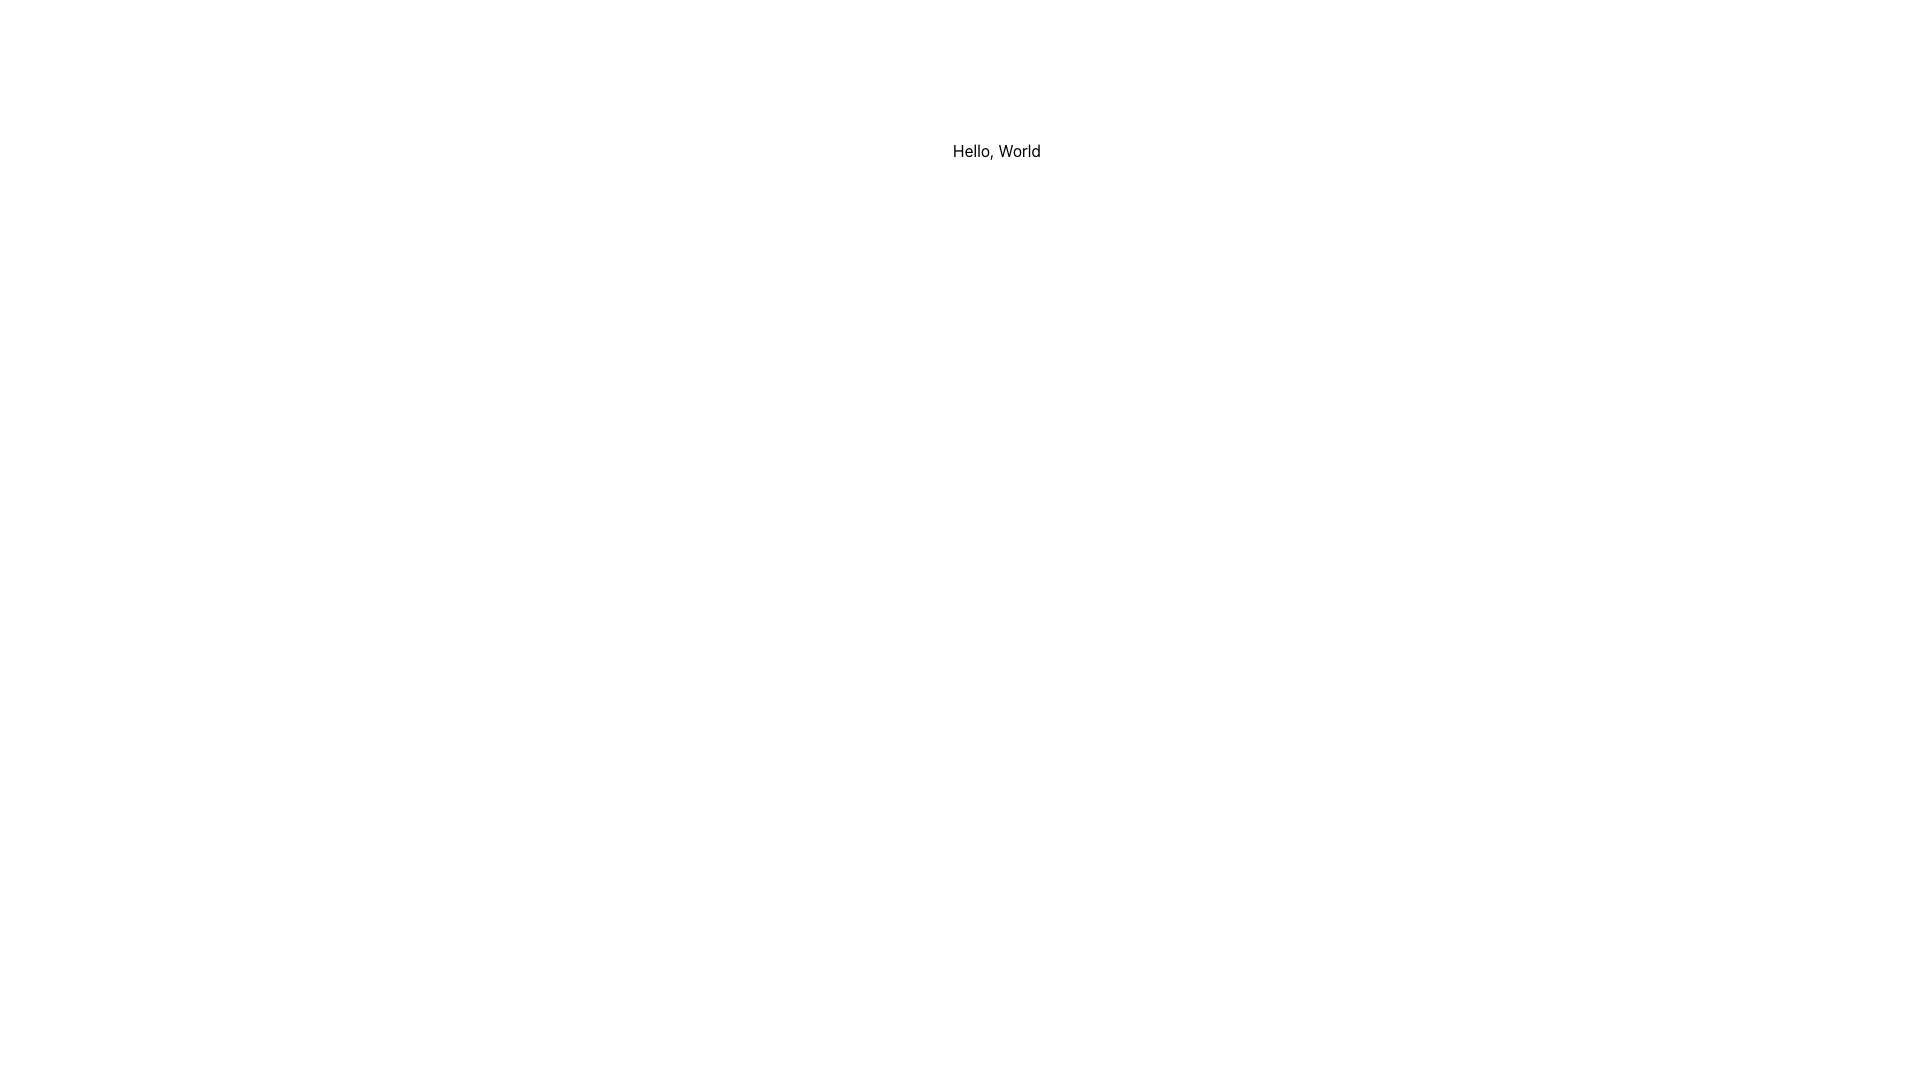  I want to click on the static text displaying 'Hello, World', which is styled in a minimalistic manner with a black font on a white background, so click(997, 149).